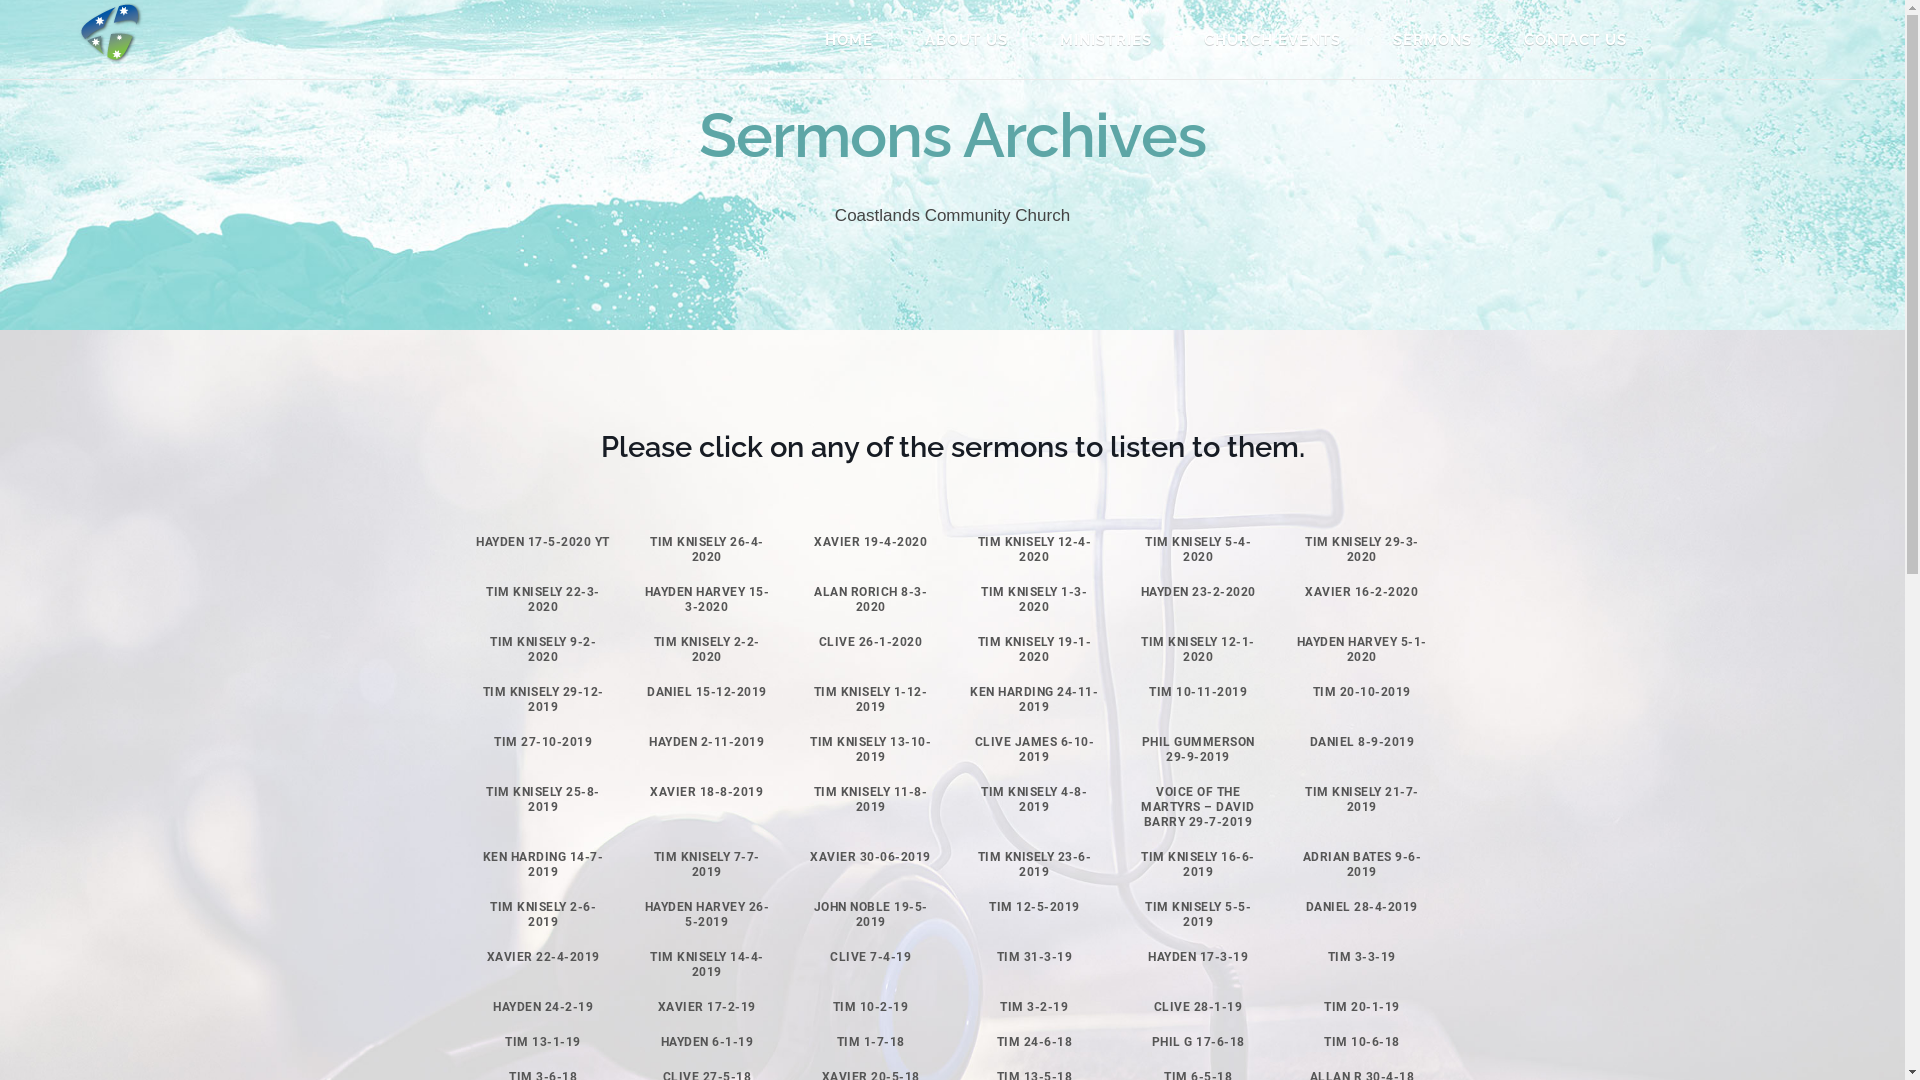 This screenshot has width=1920, height=1080. What do you see at coordinates (706, 790) in the screenshot?
I see `'XAVIER 18-8-2019'` at bounding box center [706, 790].